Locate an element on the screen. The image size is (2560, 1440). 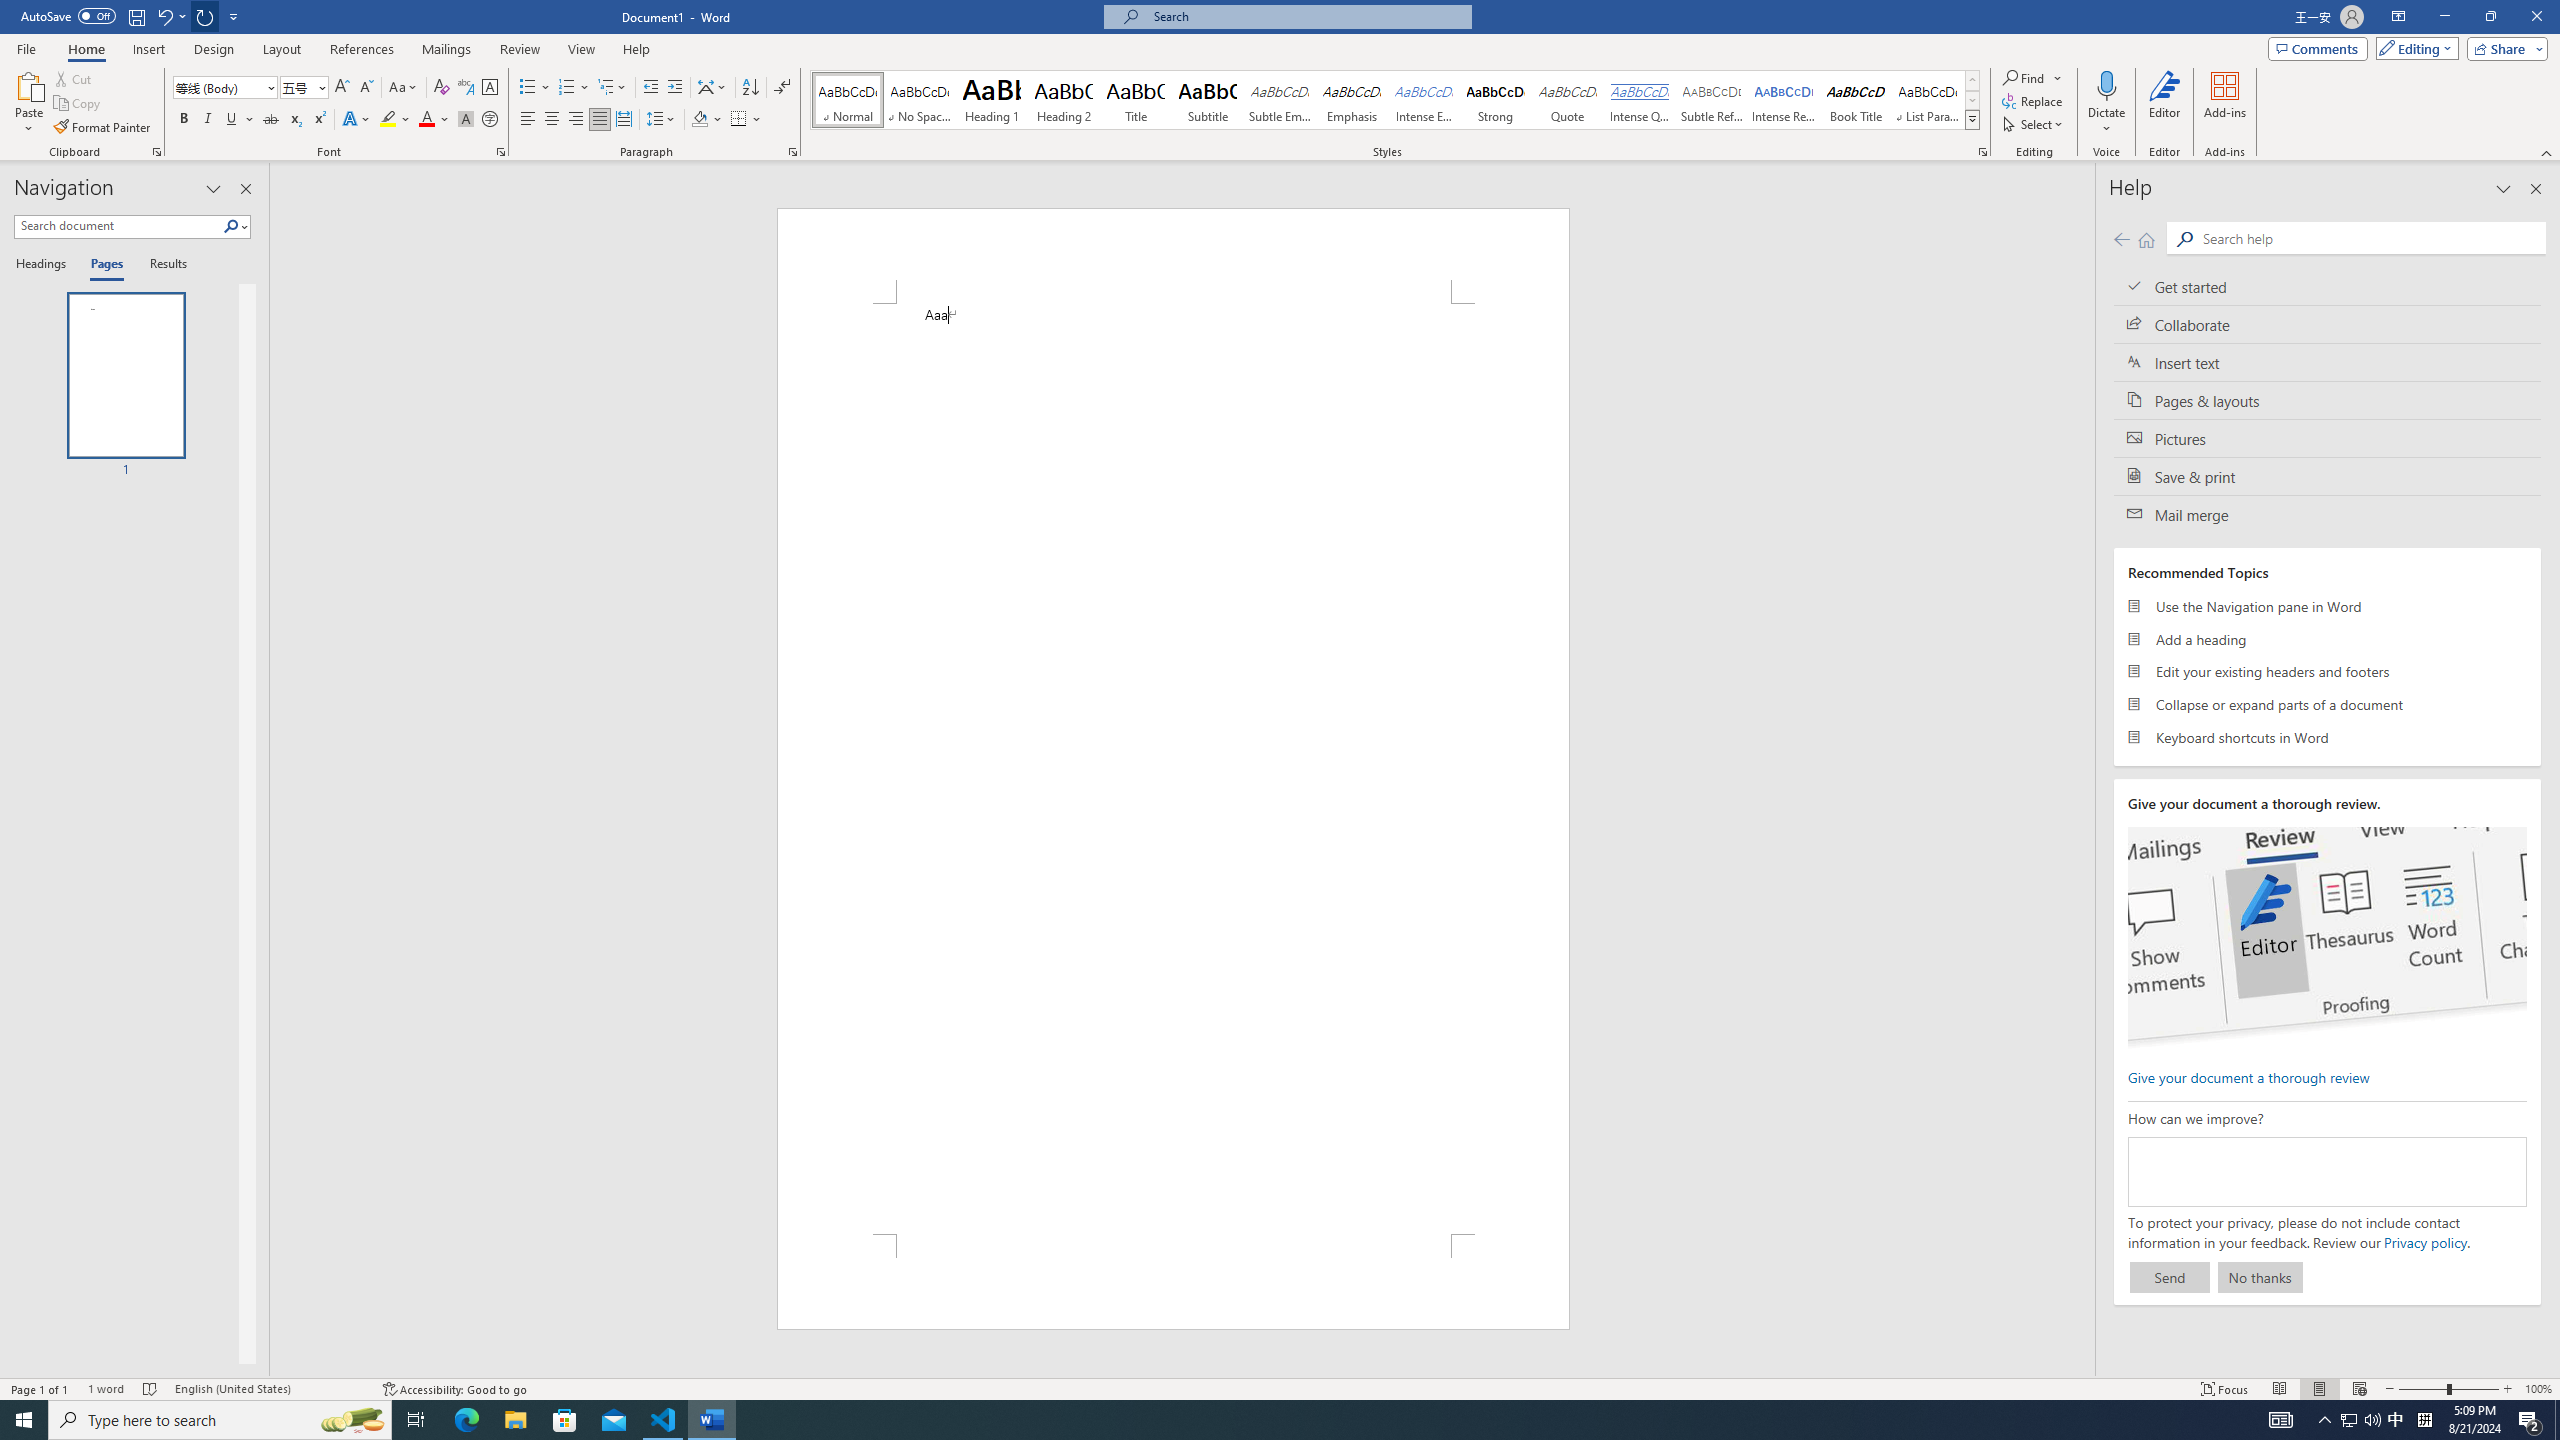
'Home' is located at coordinates (85, 49).